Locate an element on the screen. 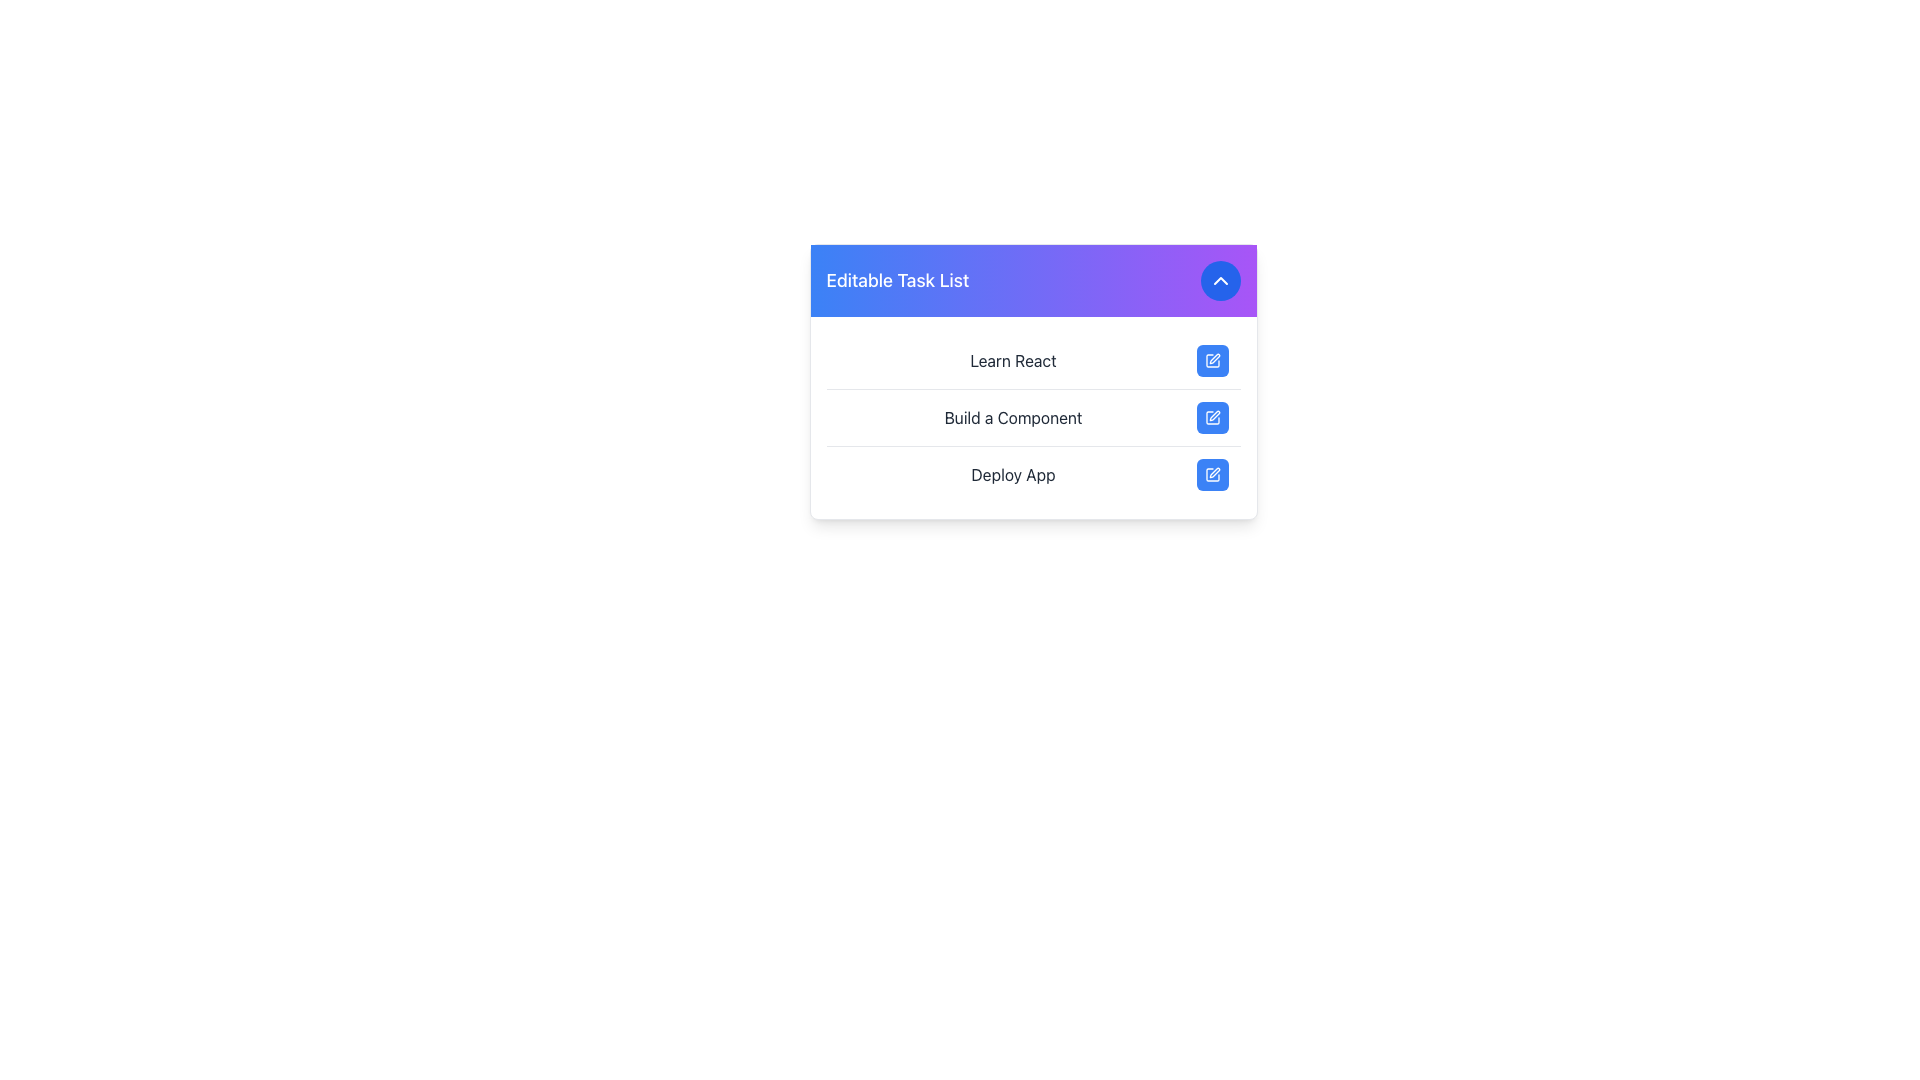  the toggle button in the top-right corner next to 'Editable Task List' is located at coordinates (1219, 281).